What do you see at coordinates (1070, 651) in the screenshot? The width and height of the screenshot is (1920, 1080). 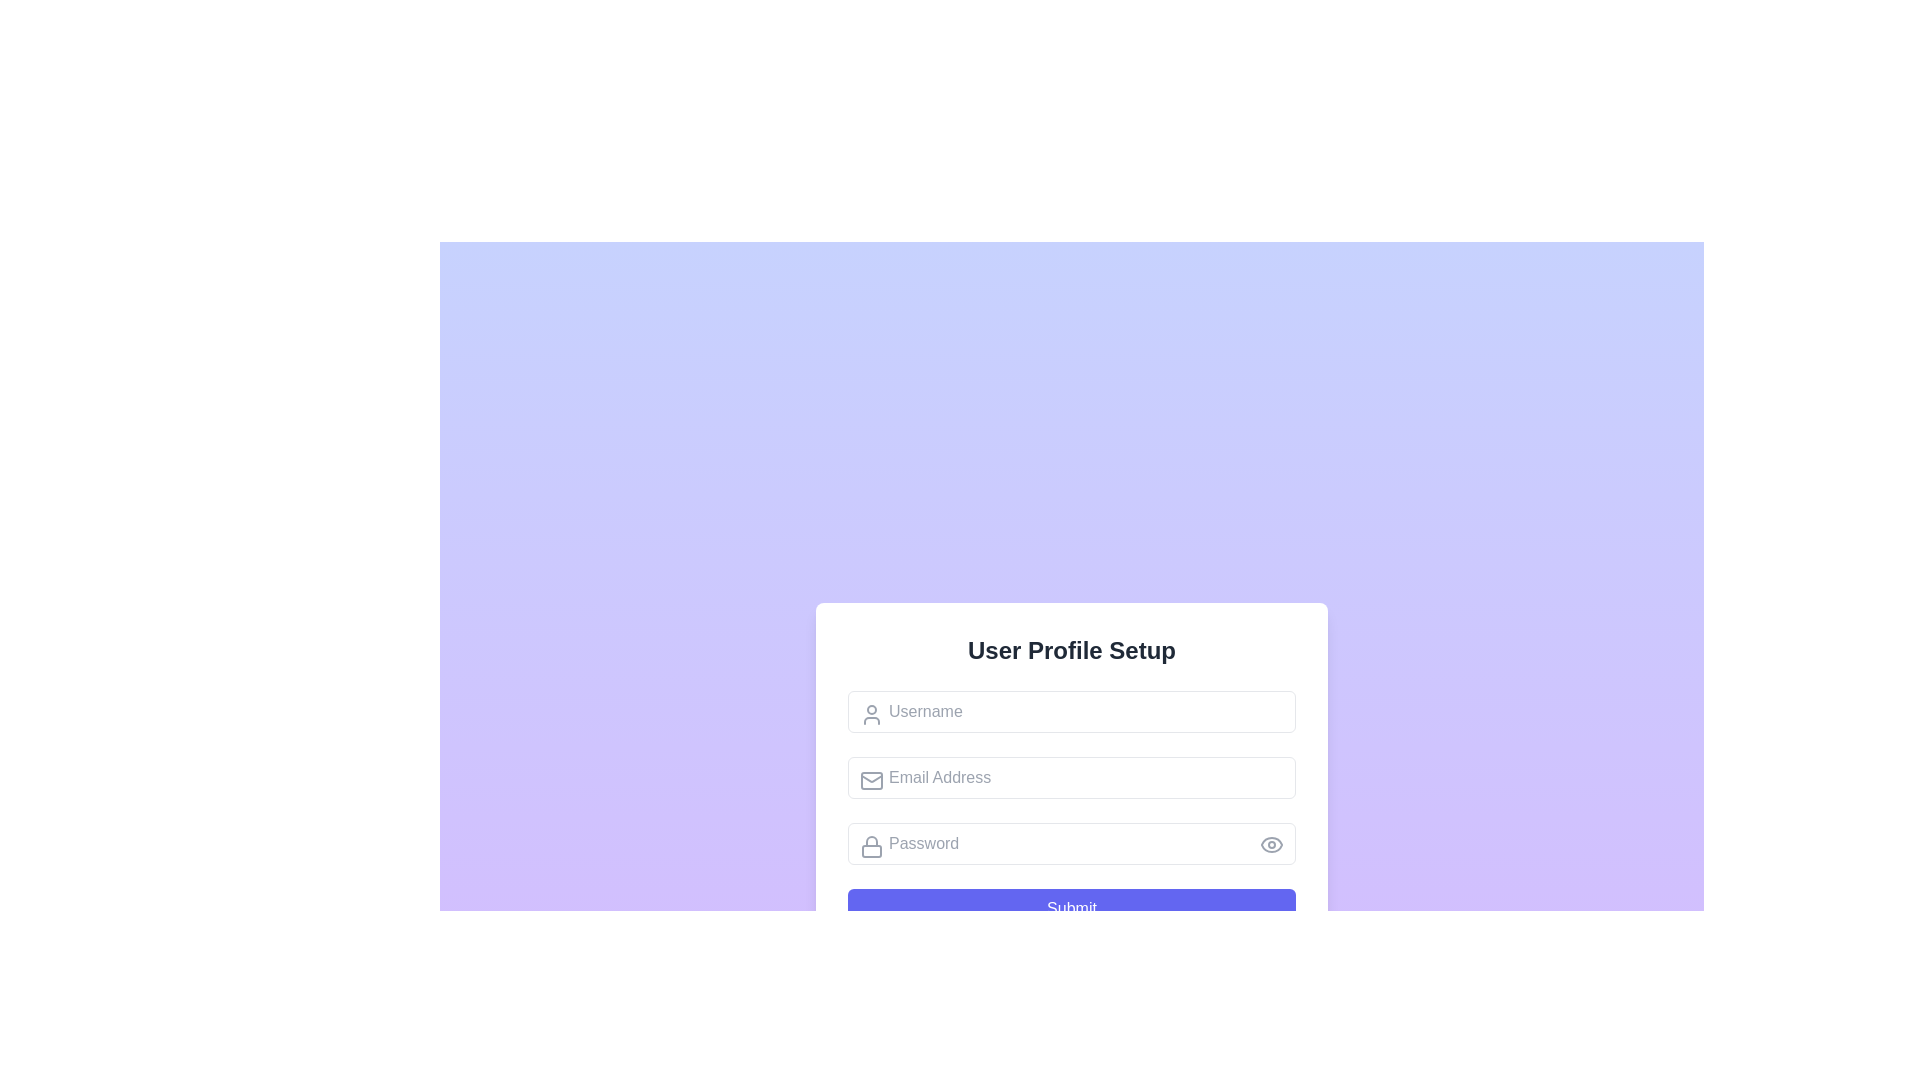 I see `header text 'User Profile Setup' displayed in large, bold font and dark gray color at the top of the user profile setup card` at bounding box center [1070, 651].